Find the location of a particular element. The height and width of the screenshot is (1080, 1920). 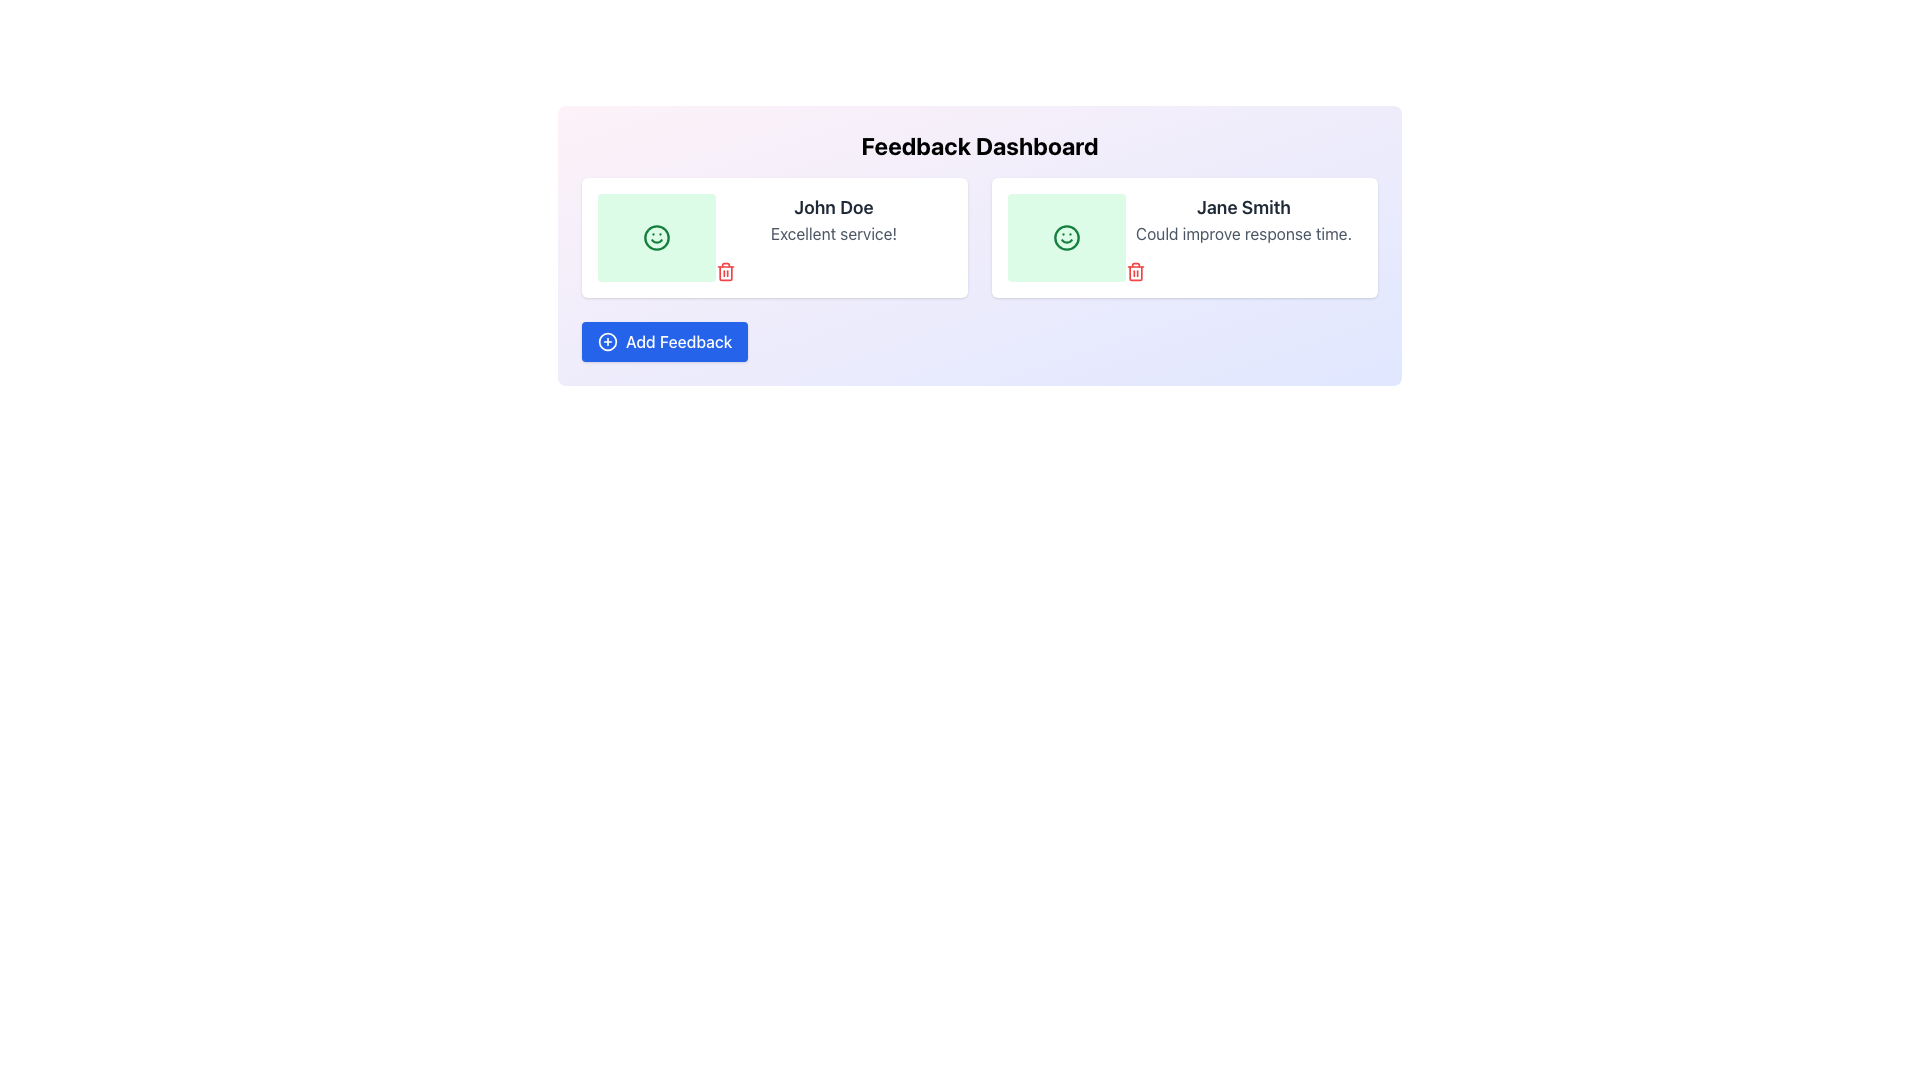

static text label displaying 'Excellent service!' located below 'John Doe' in a feedback card is located at coordinates (834, 233).